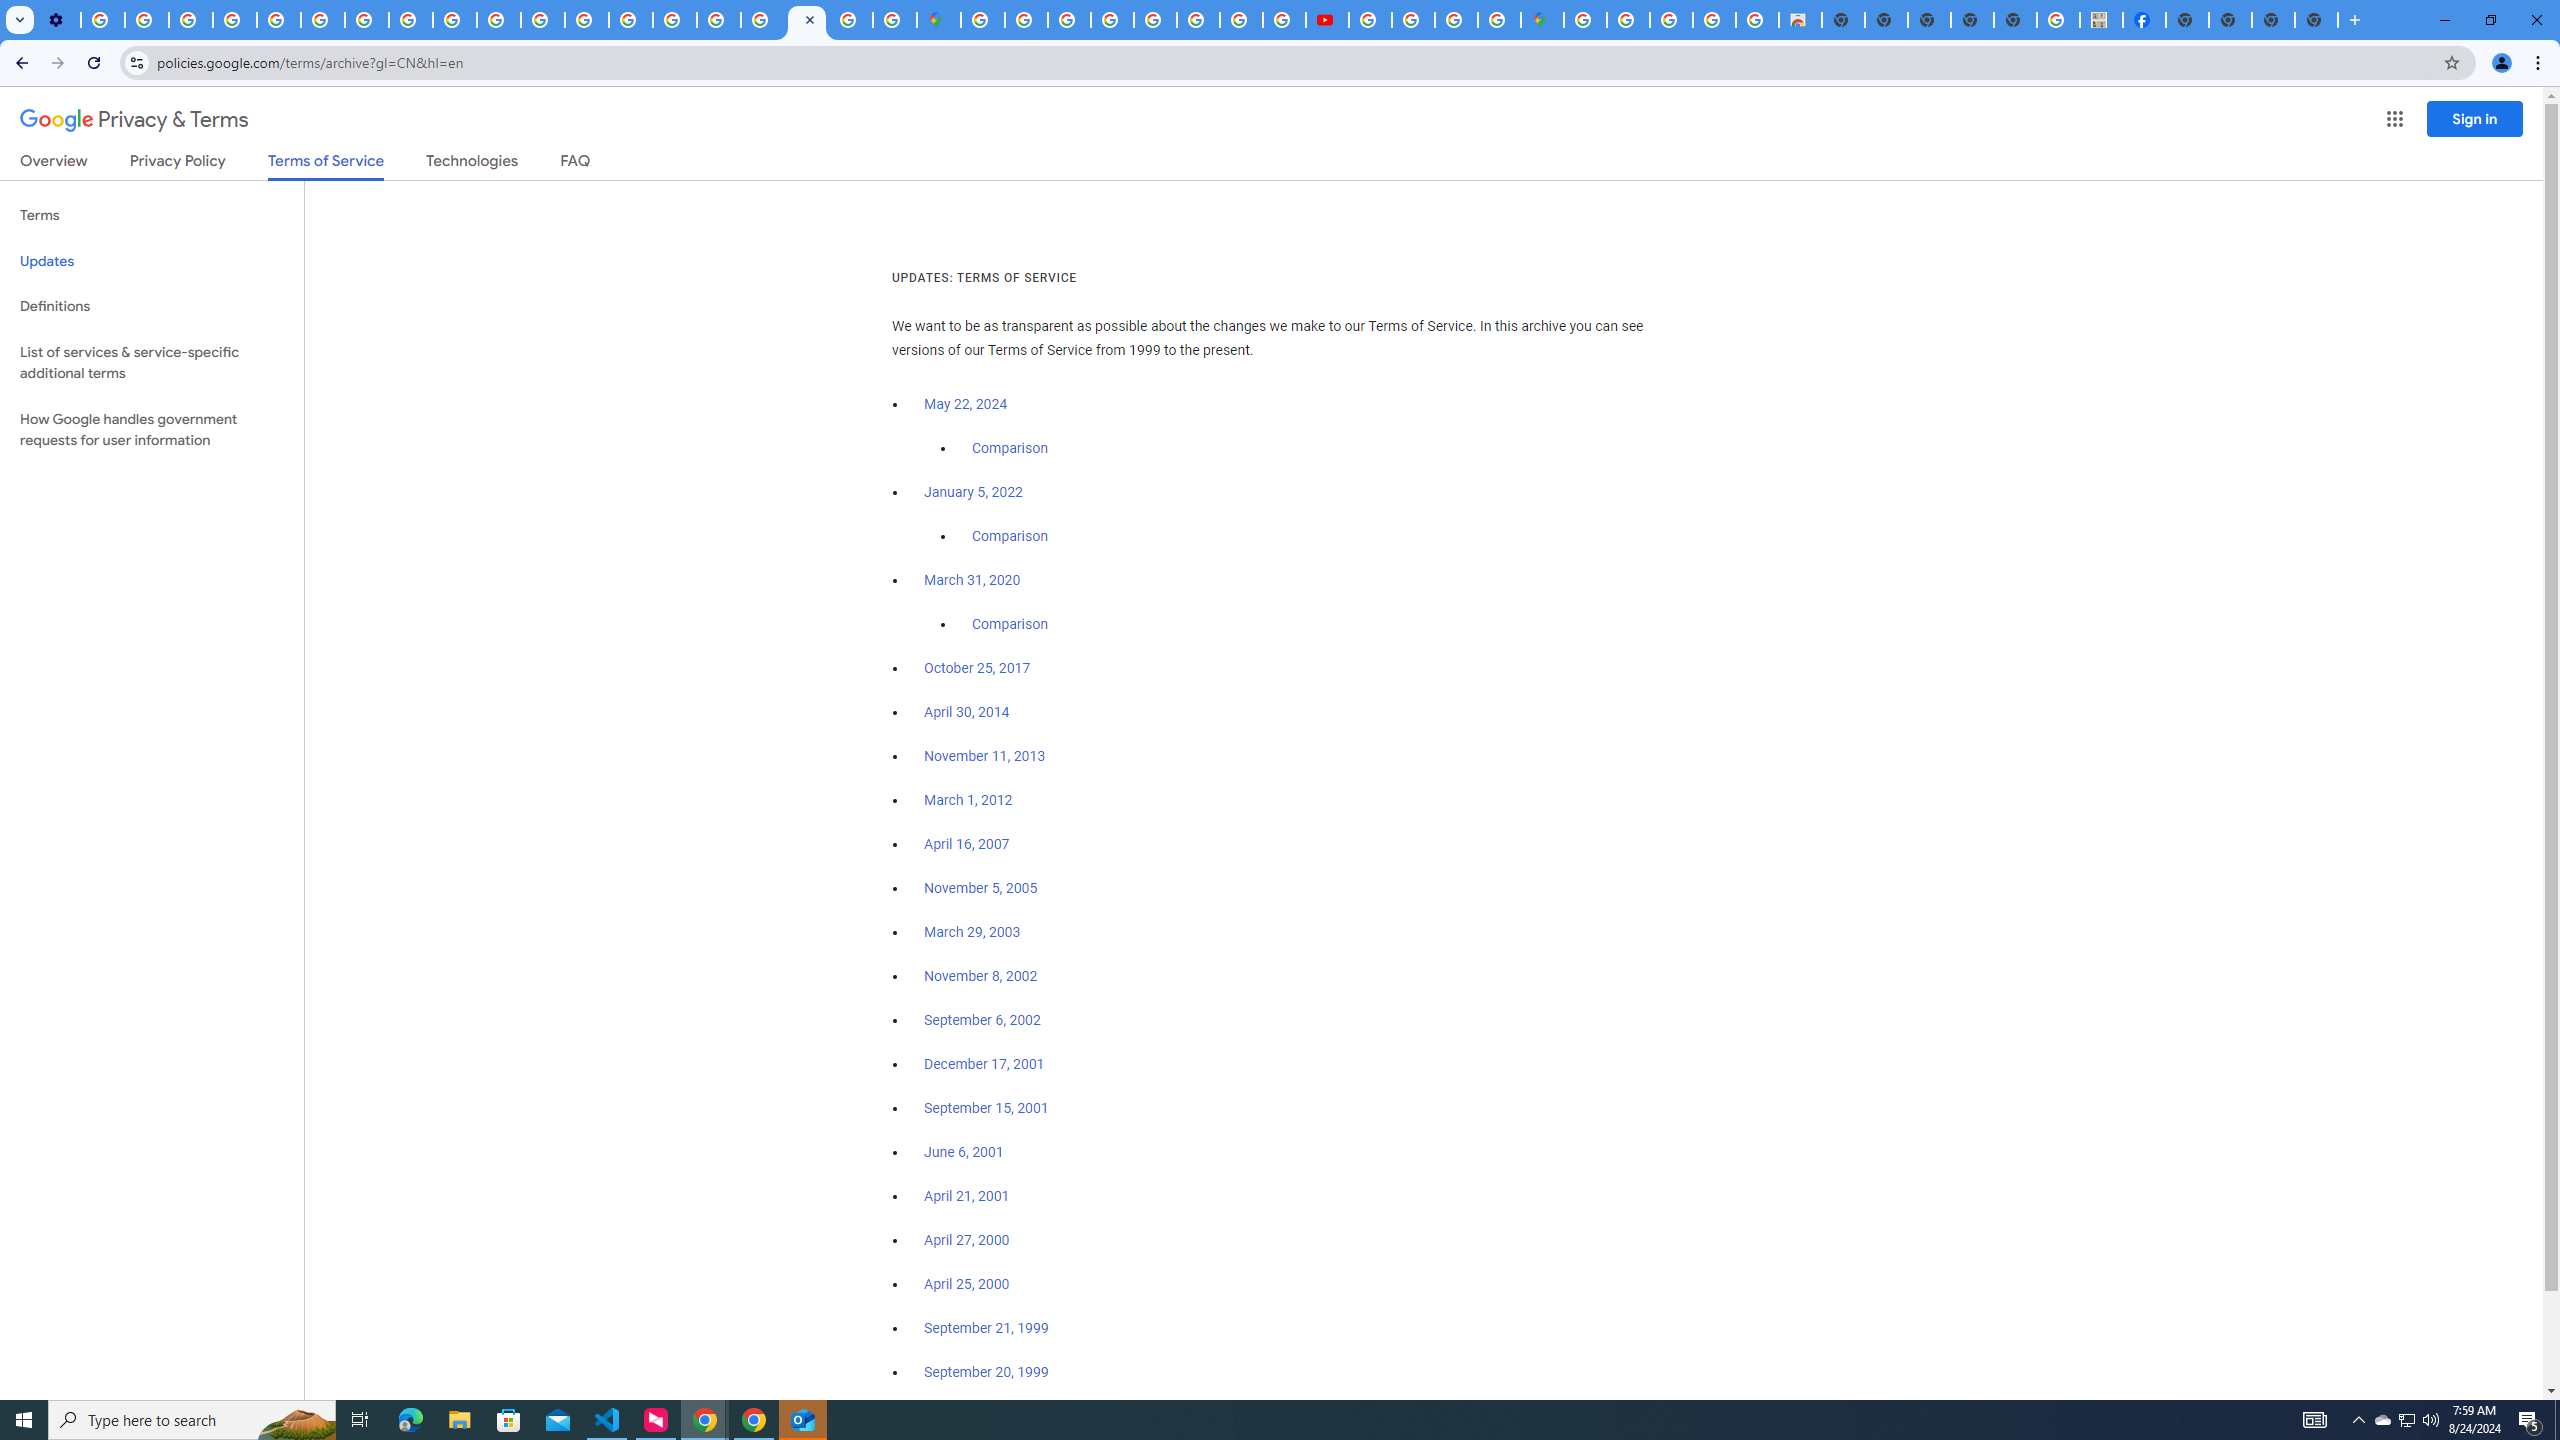  Describe the element at coordinates (962, 1152) in the screenshot. I see `'June 6, 2001'` at that location.